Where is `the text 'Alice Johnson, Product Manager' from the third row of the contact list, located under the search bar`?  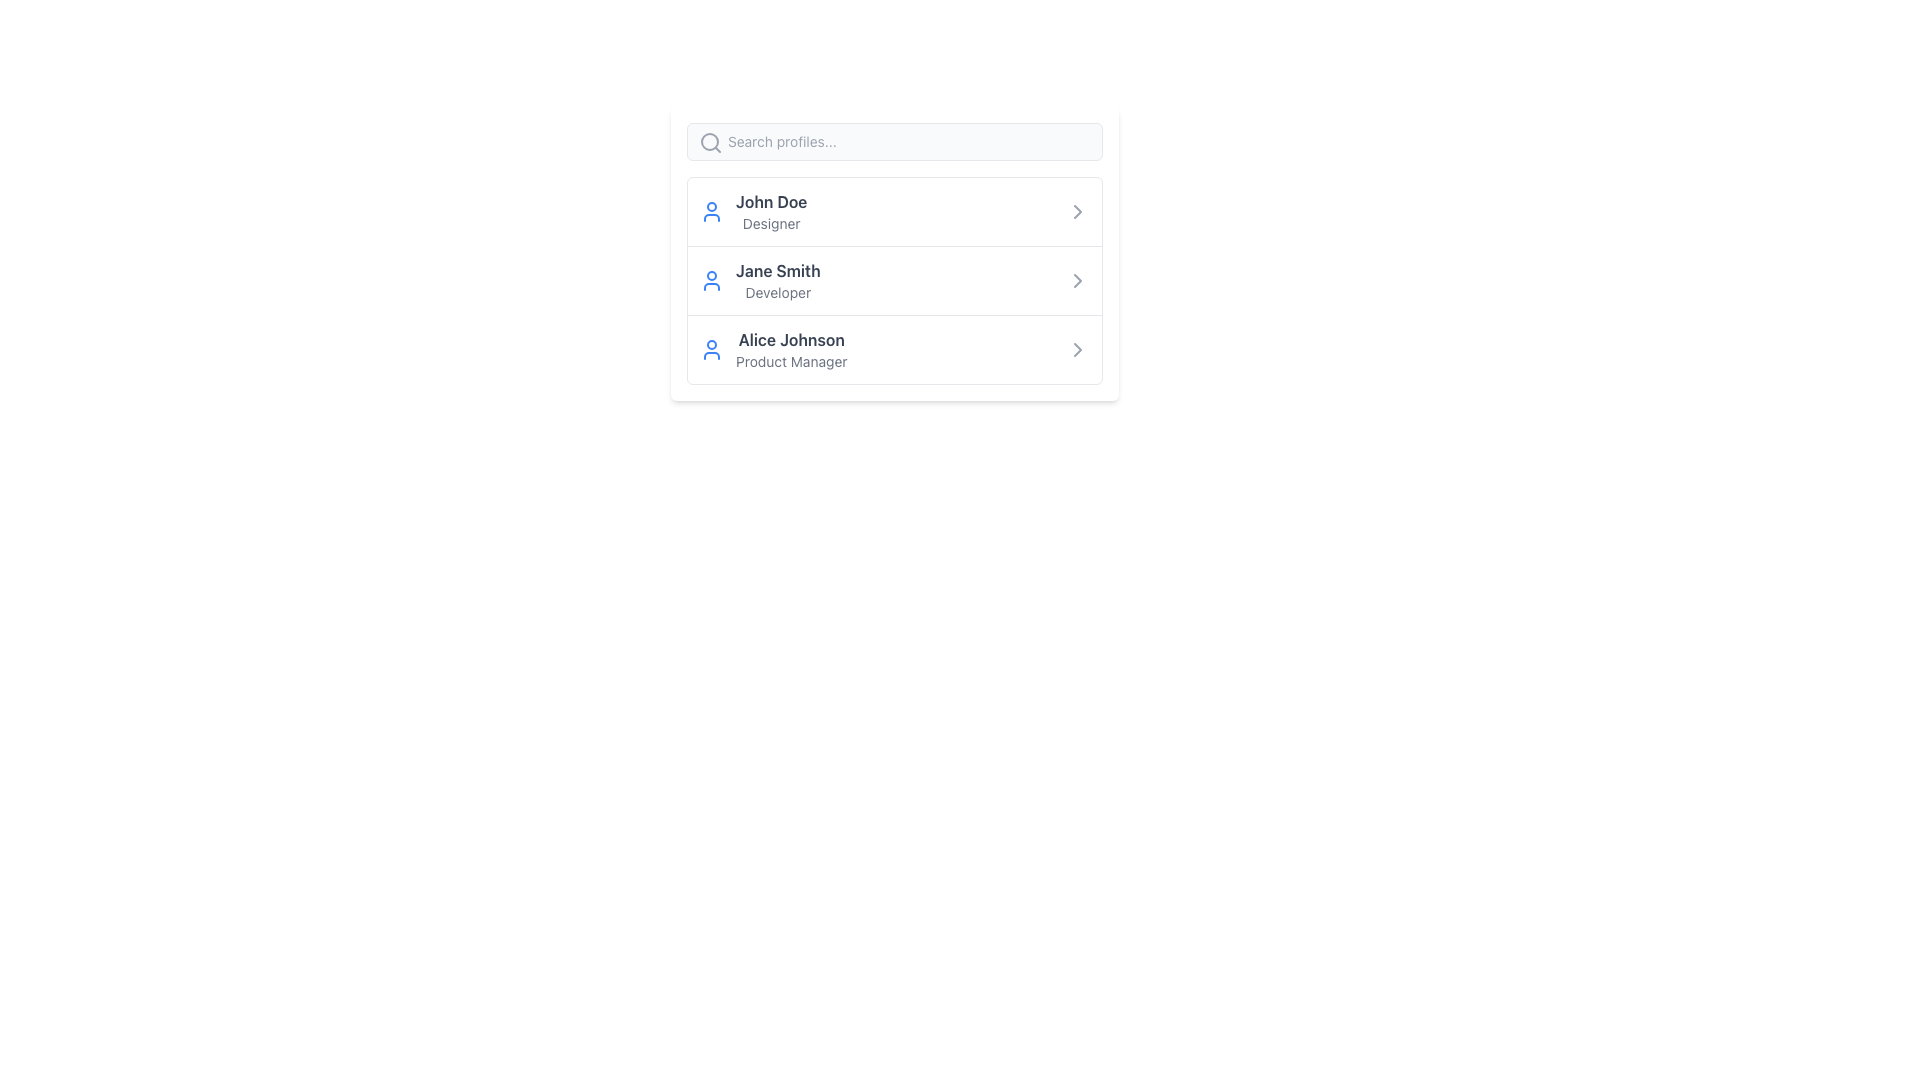
the text 'Alice Johnson, Product Manager' from the third row of the contact list, located under the search bar is located at coordinates (790, 349).